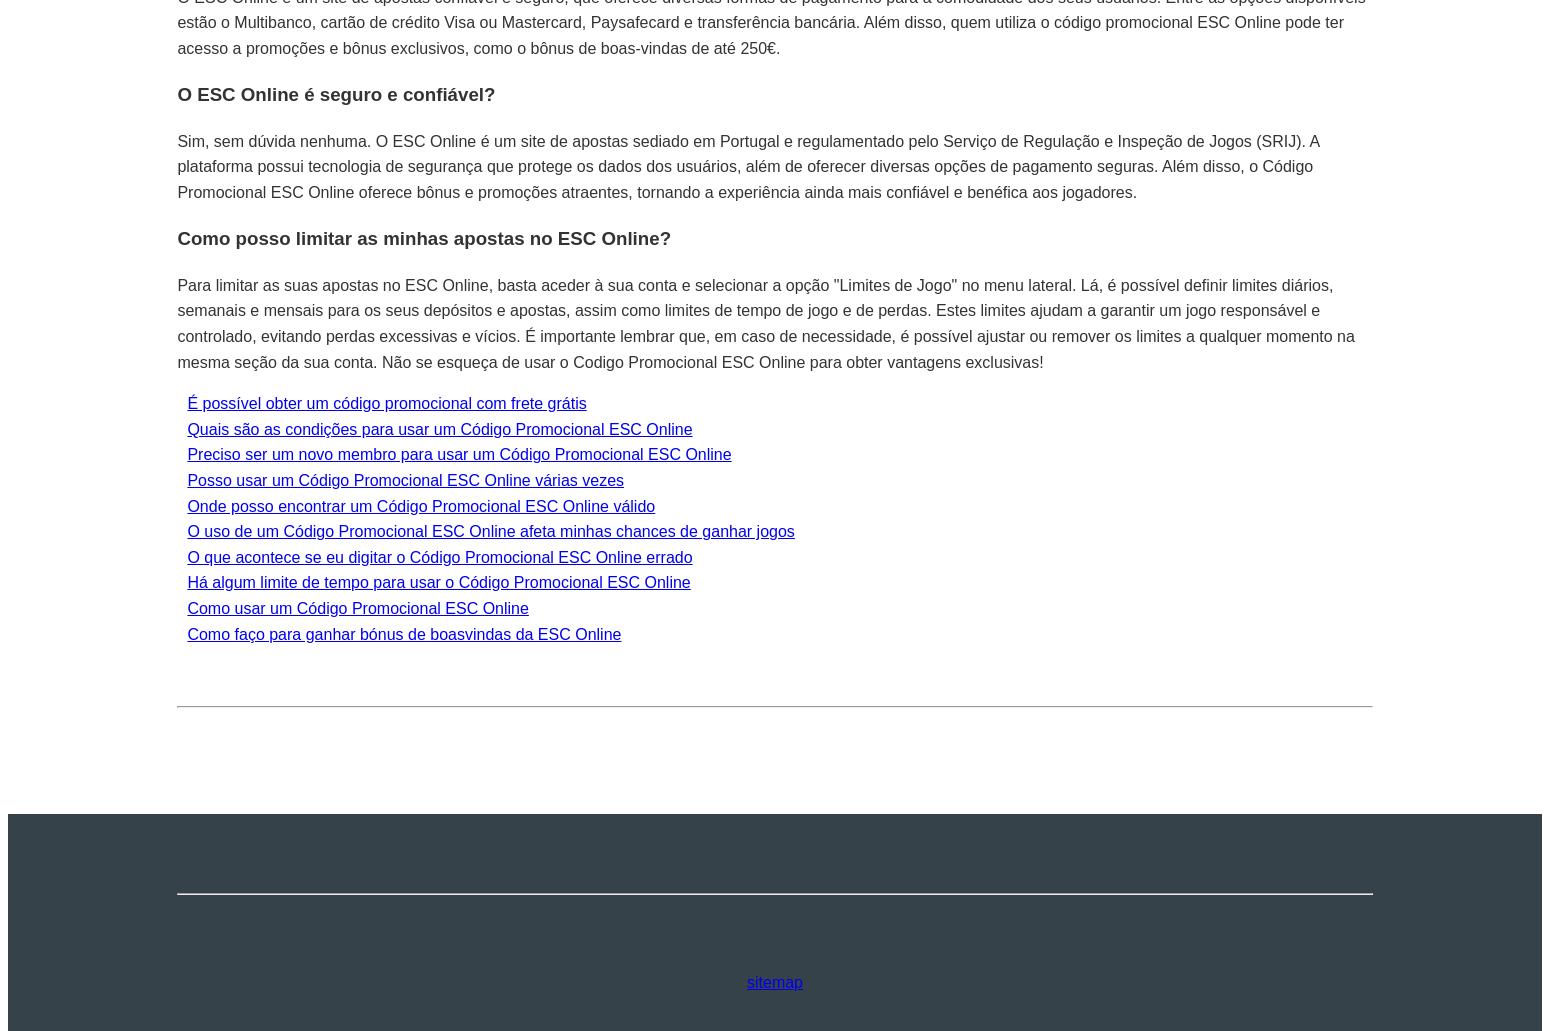 The image size is (1550, 1031). What do you see at coordinates (439, 555) in the screenshot?
I see `'O que acontece se eu digitar o Código Promocional ESC Online errado'` at bounding box center [439, 555].